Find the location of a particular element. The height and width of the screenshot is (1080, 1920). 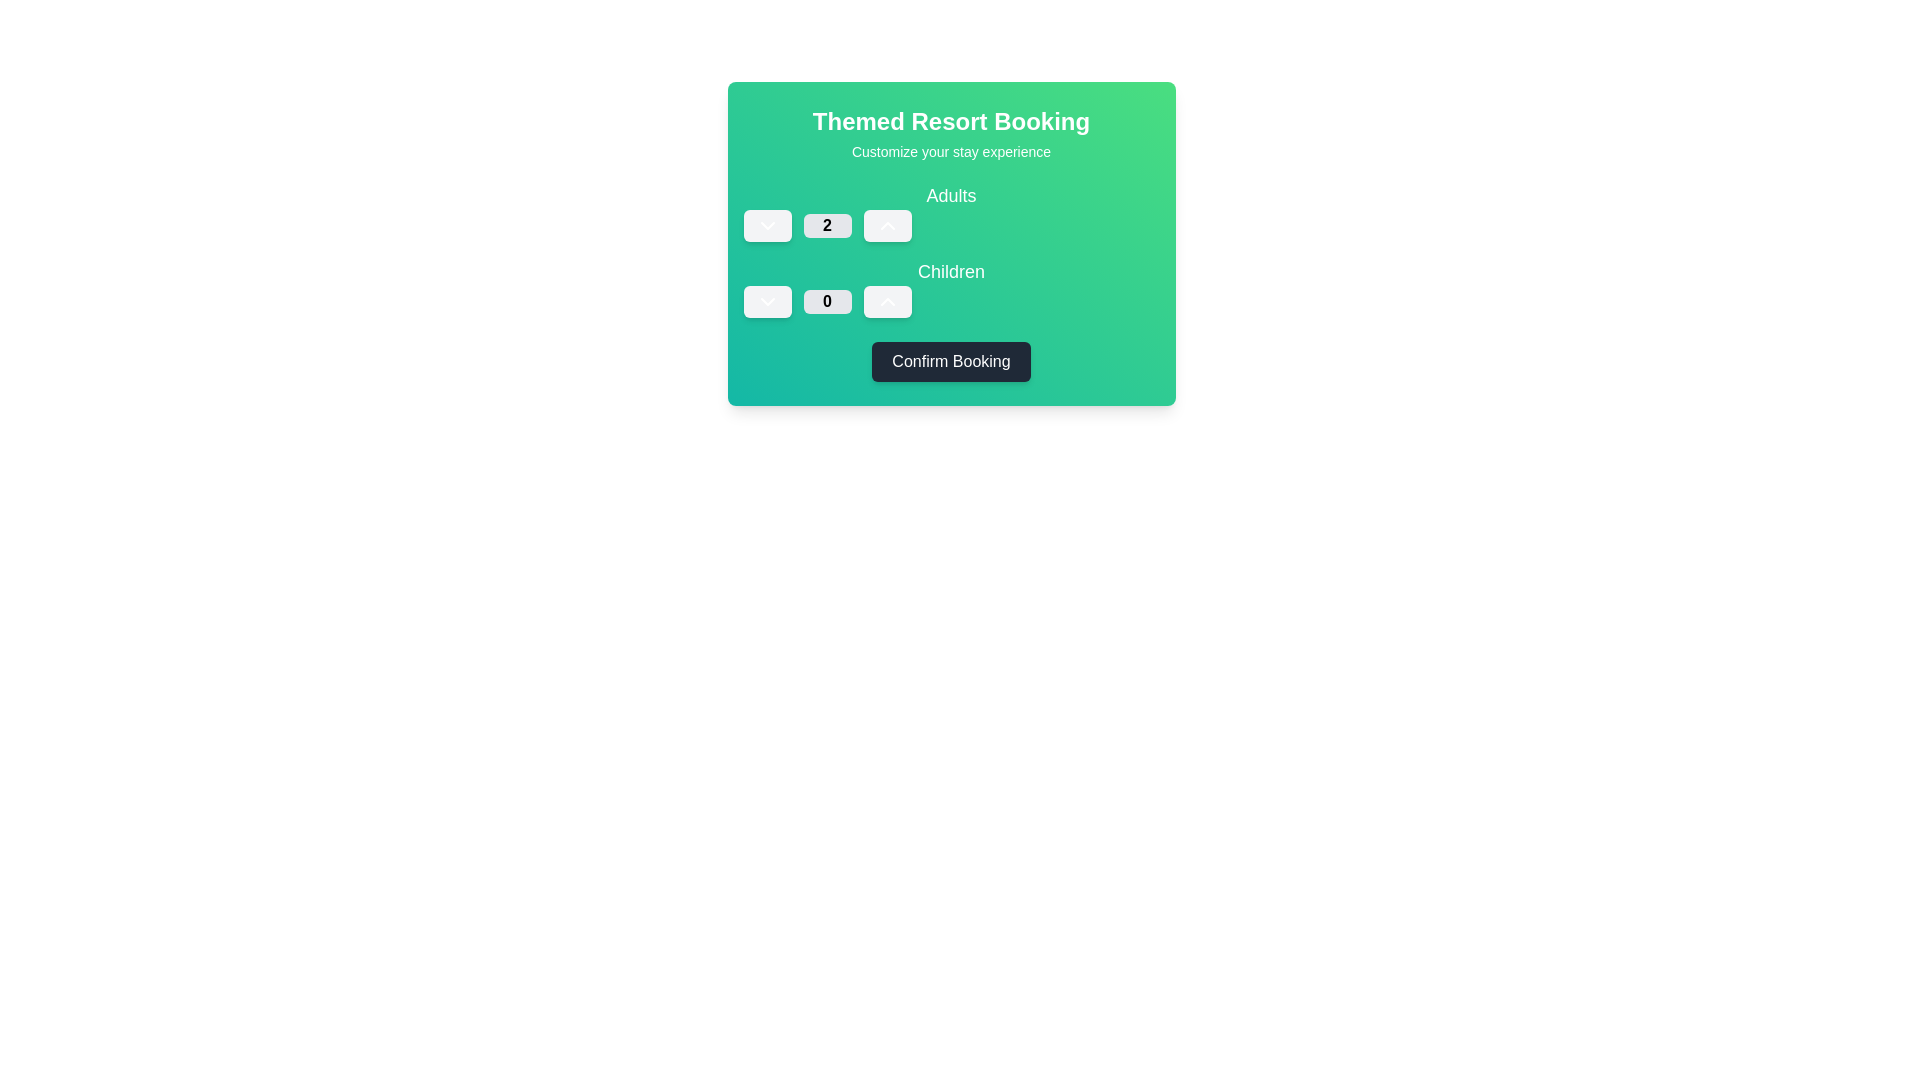

the interactive numeric input control for the 'Children' category, which includes the decrement button on the left, the numeric input in the center, and the increment button on the right is located at coordinates (950, 301).